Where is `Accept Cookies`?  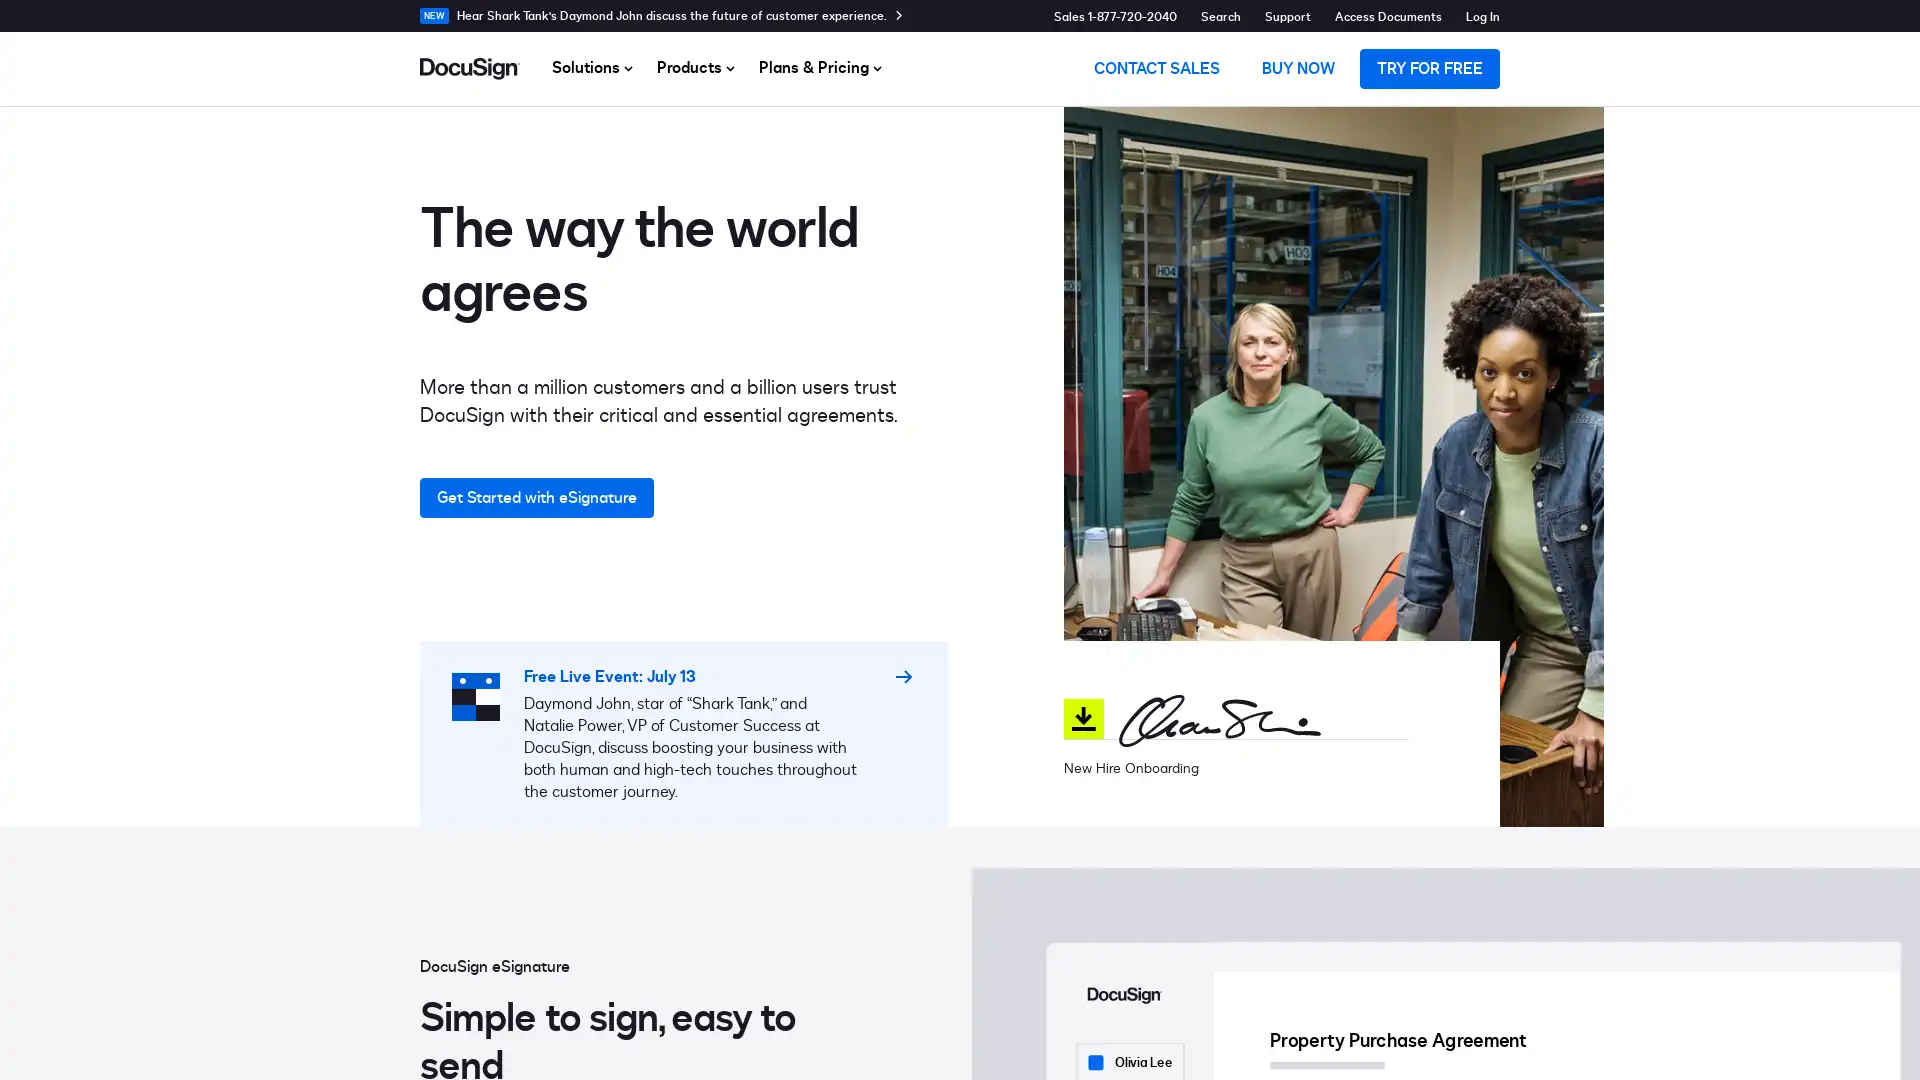
Accept Cookies is located at coordinates (1788, 1035).